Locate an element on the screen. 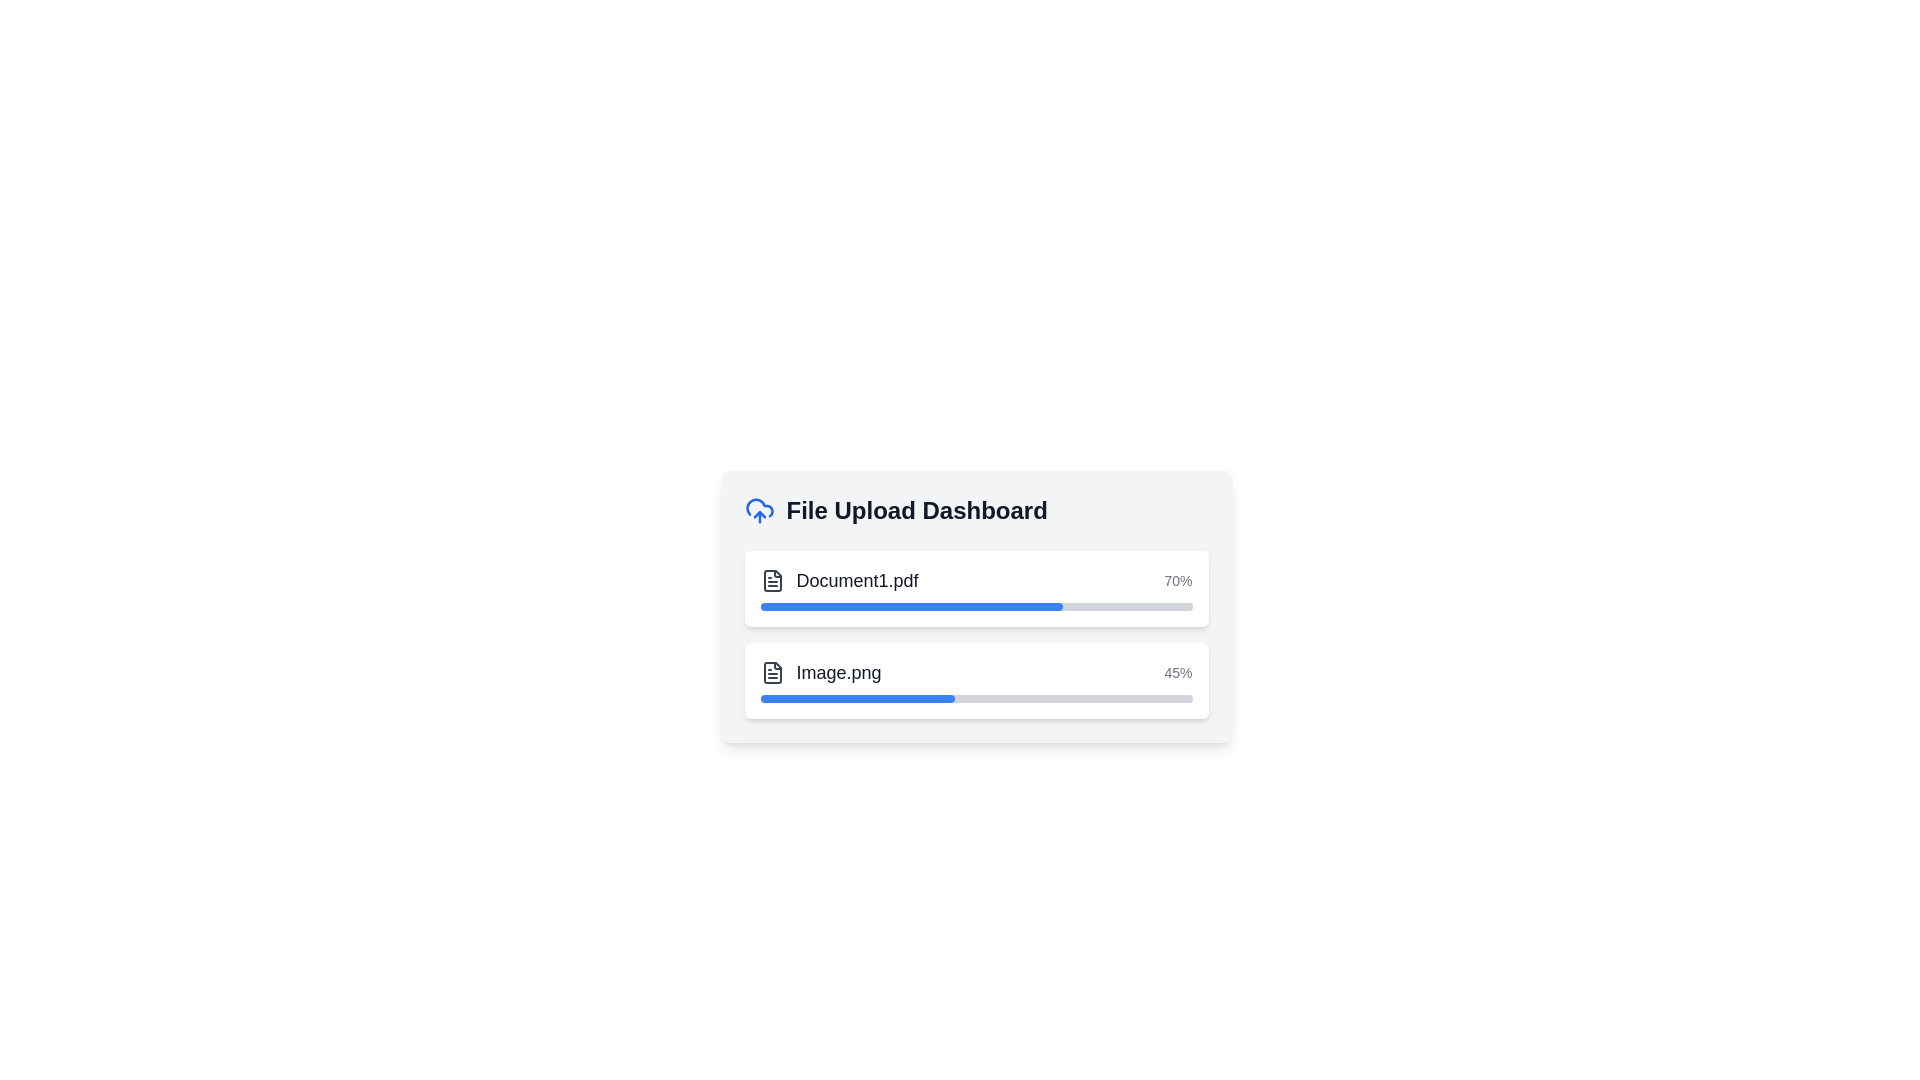  the 'File Upload Dashboard' header element, which features a cloud upload icon and displays the text in bold, large font at the top of the content card is located at coordinates (976, 509).